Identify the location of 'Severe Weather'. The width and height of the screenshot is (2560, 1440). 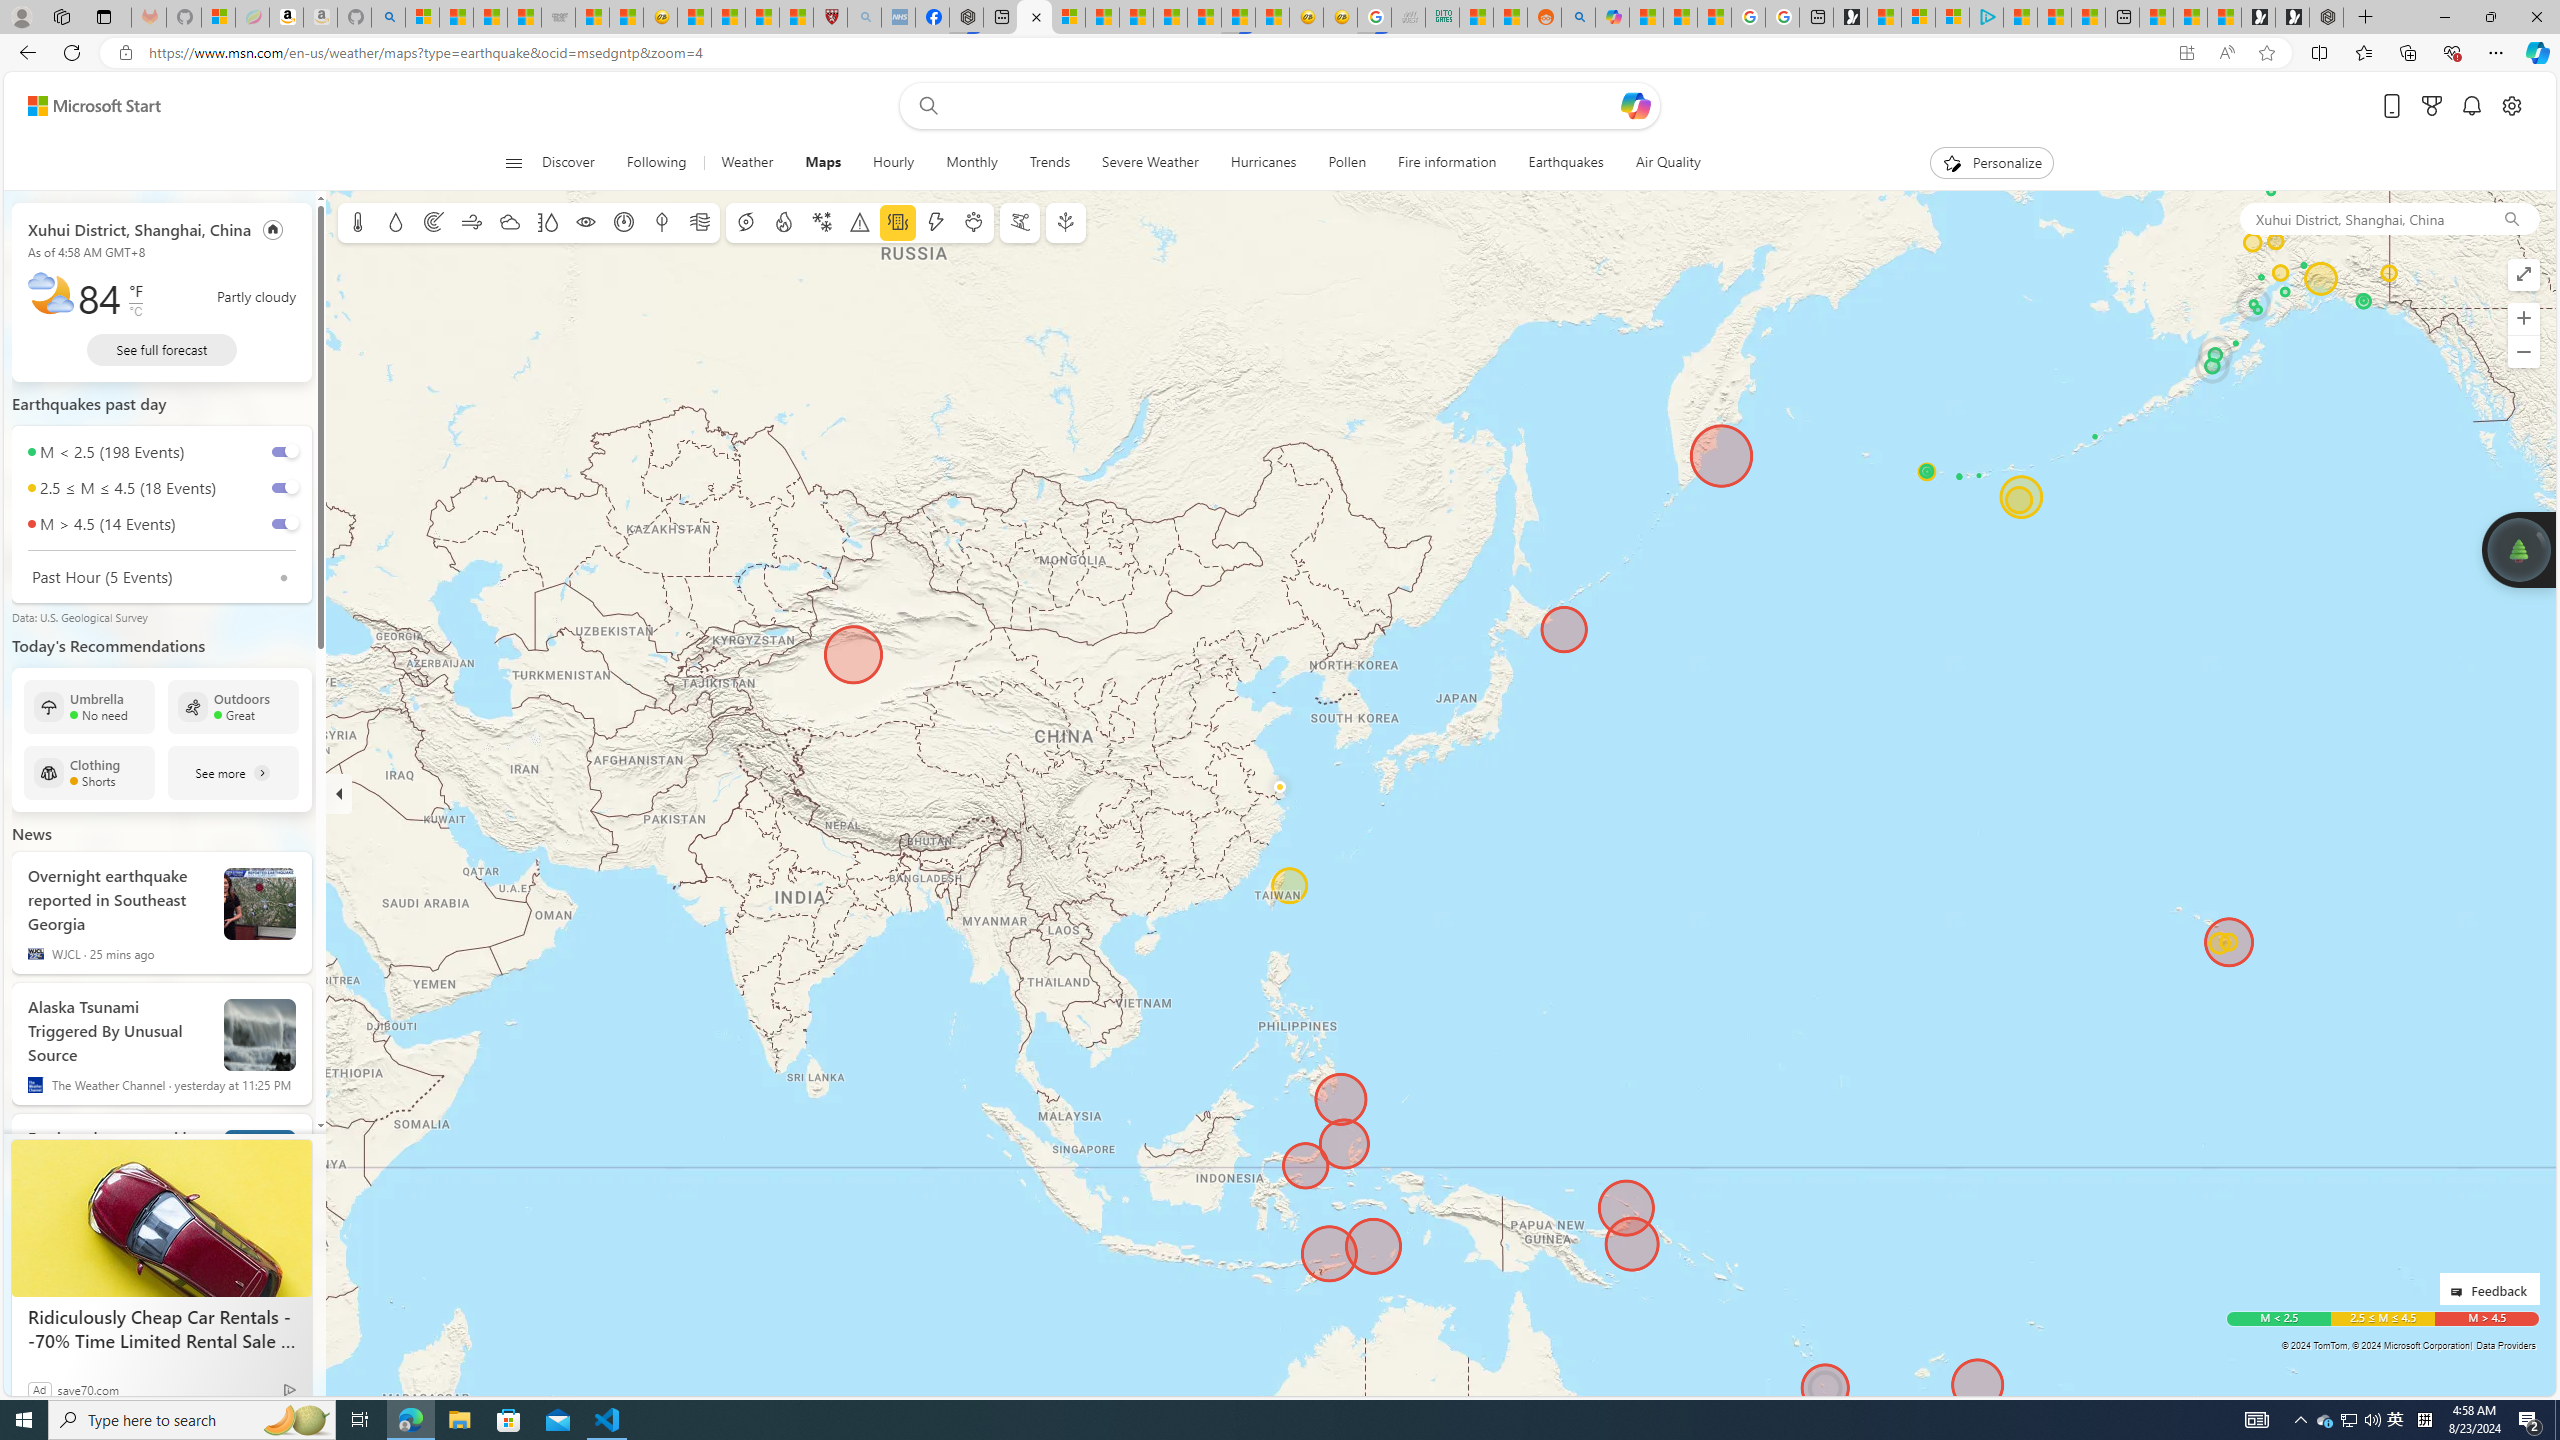
(1149, 162).